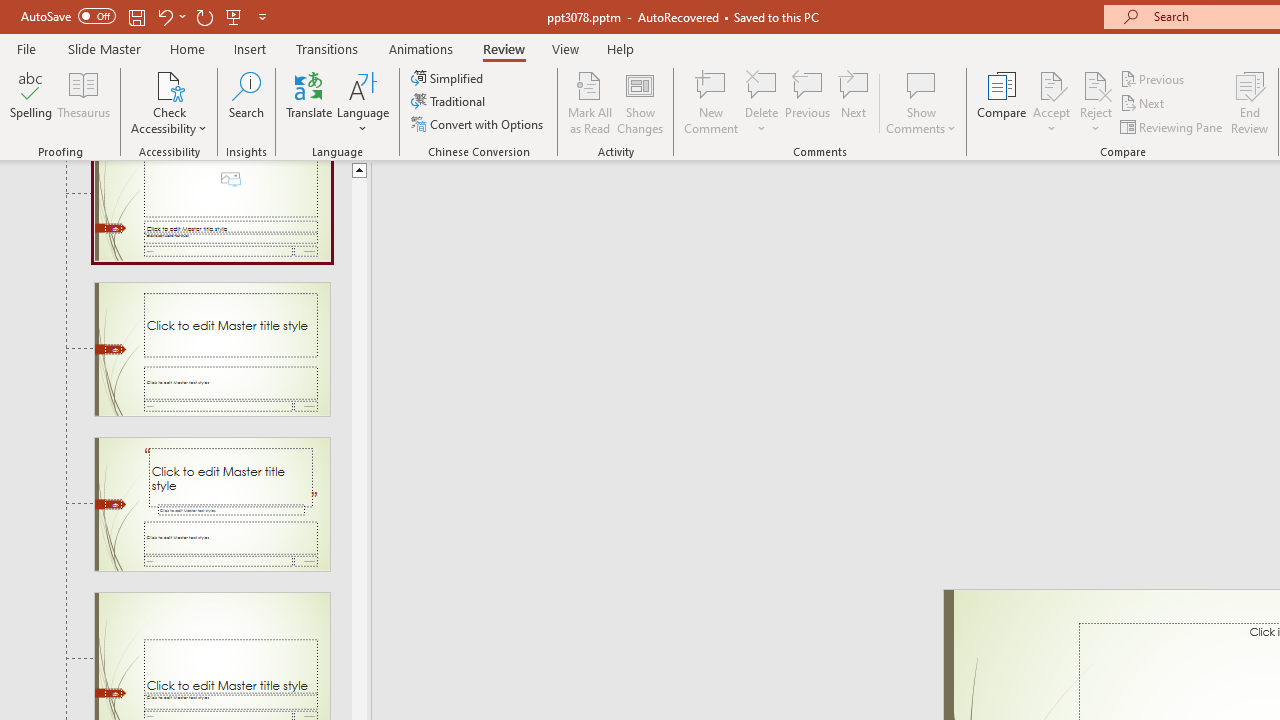  I want to click on 'Compare', so click(1002, 103).